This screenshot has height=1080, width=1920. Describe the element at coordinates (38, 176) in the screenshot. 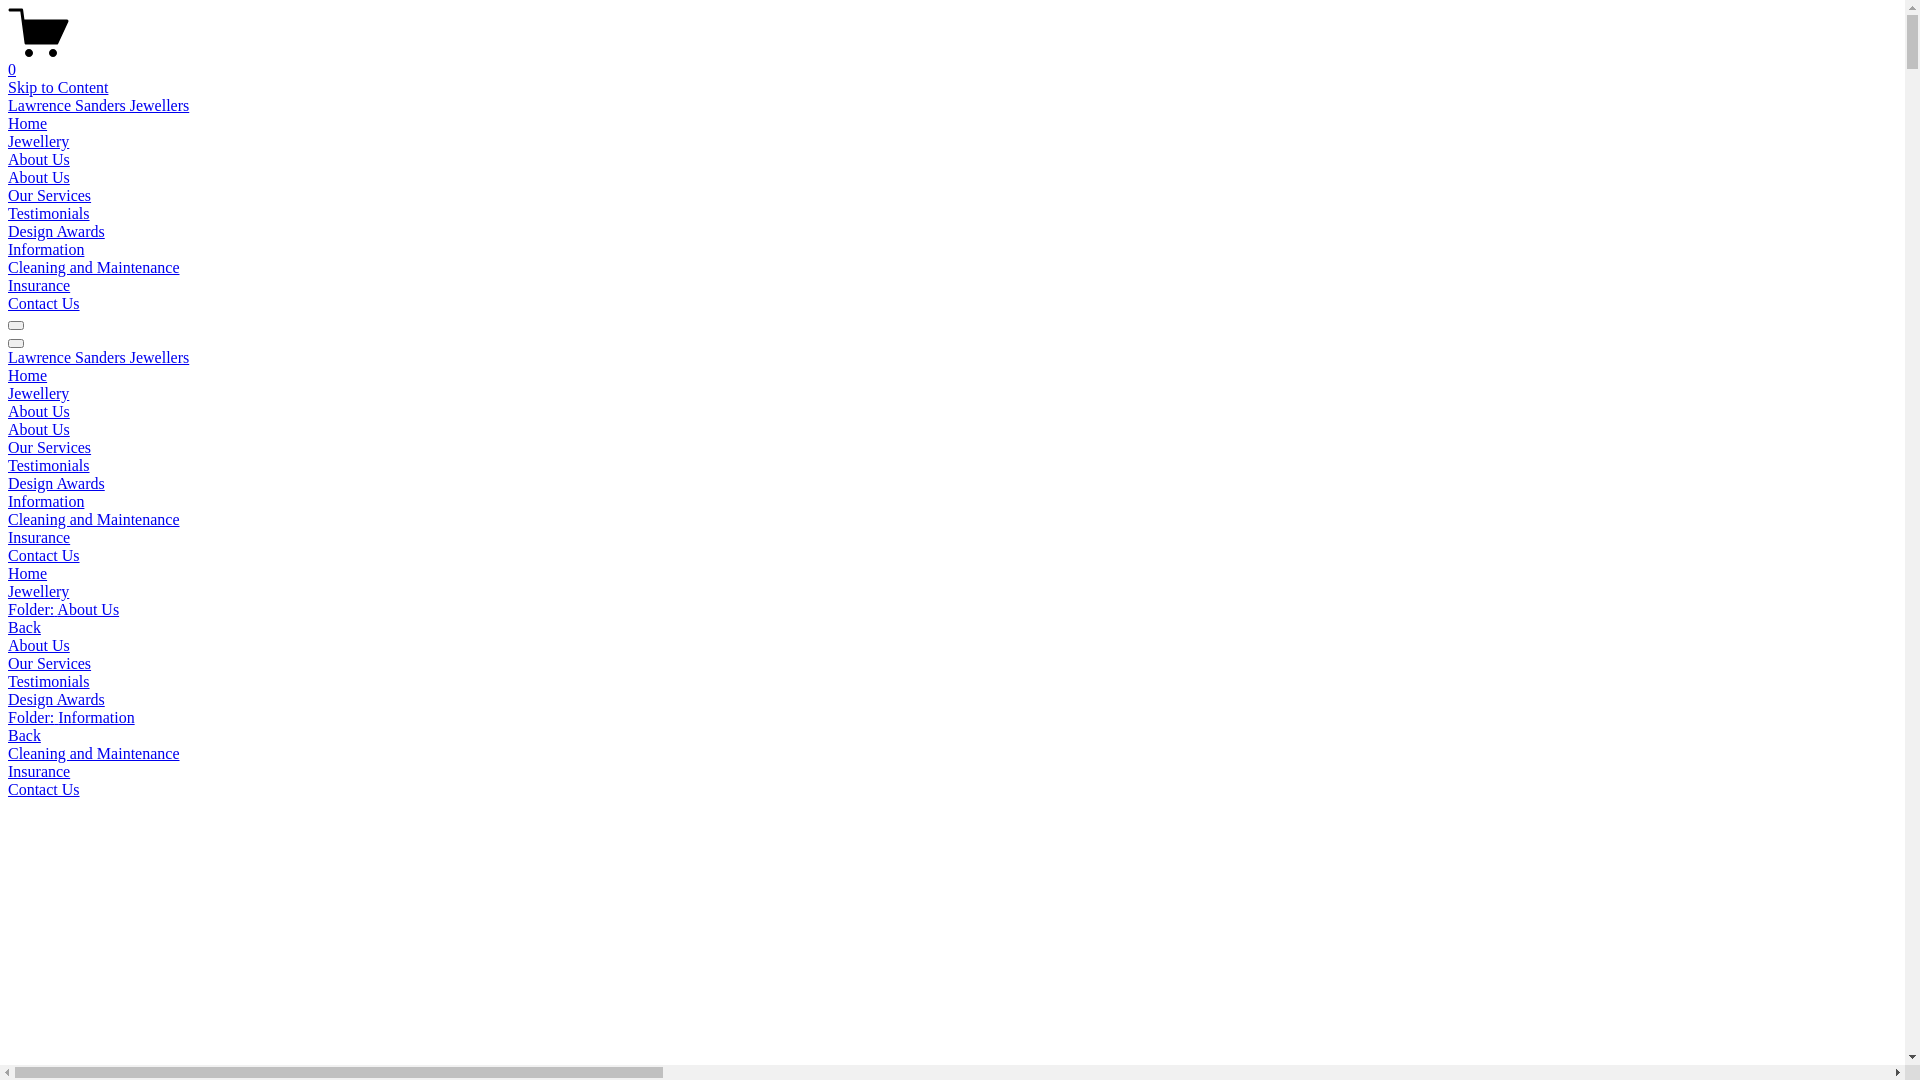

I see `'About Us'` at that location.